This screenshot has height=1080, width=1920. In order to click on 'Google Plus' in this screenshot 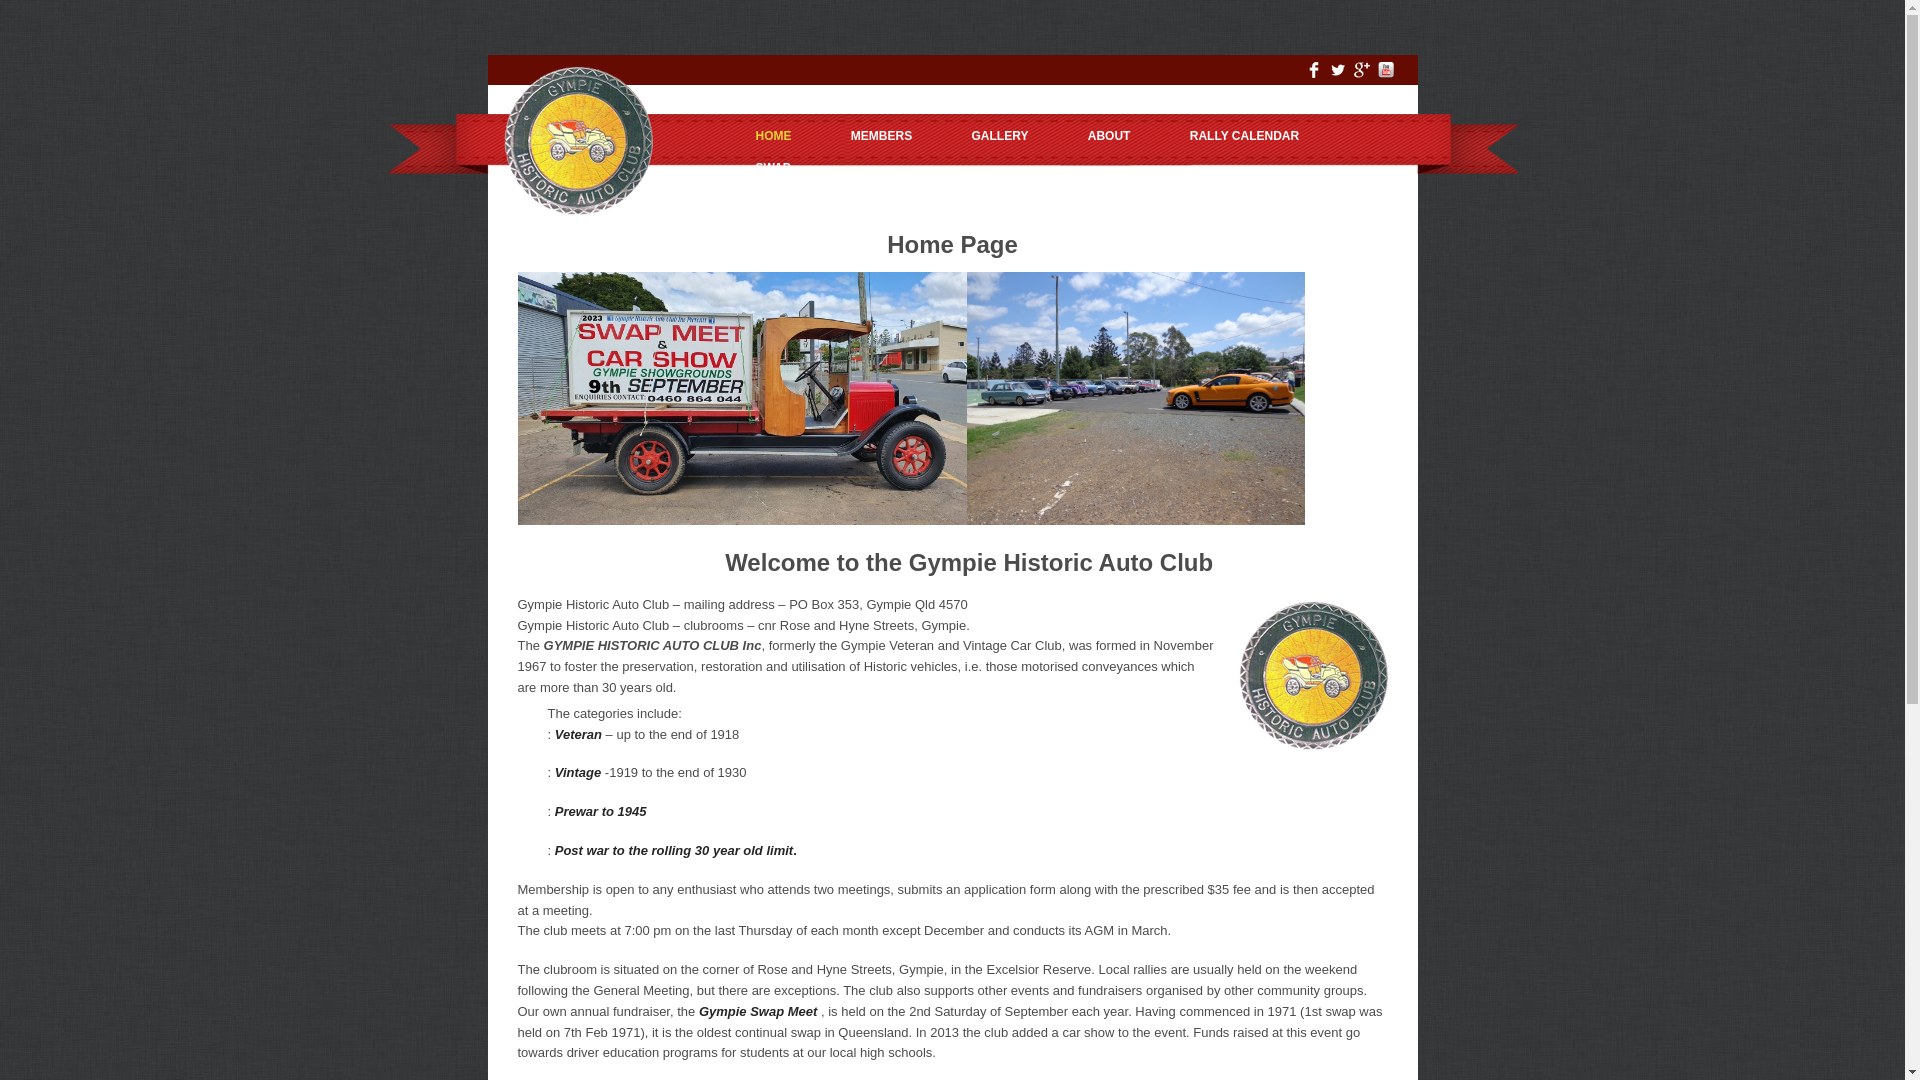, I will do `click(1361, 76)`.